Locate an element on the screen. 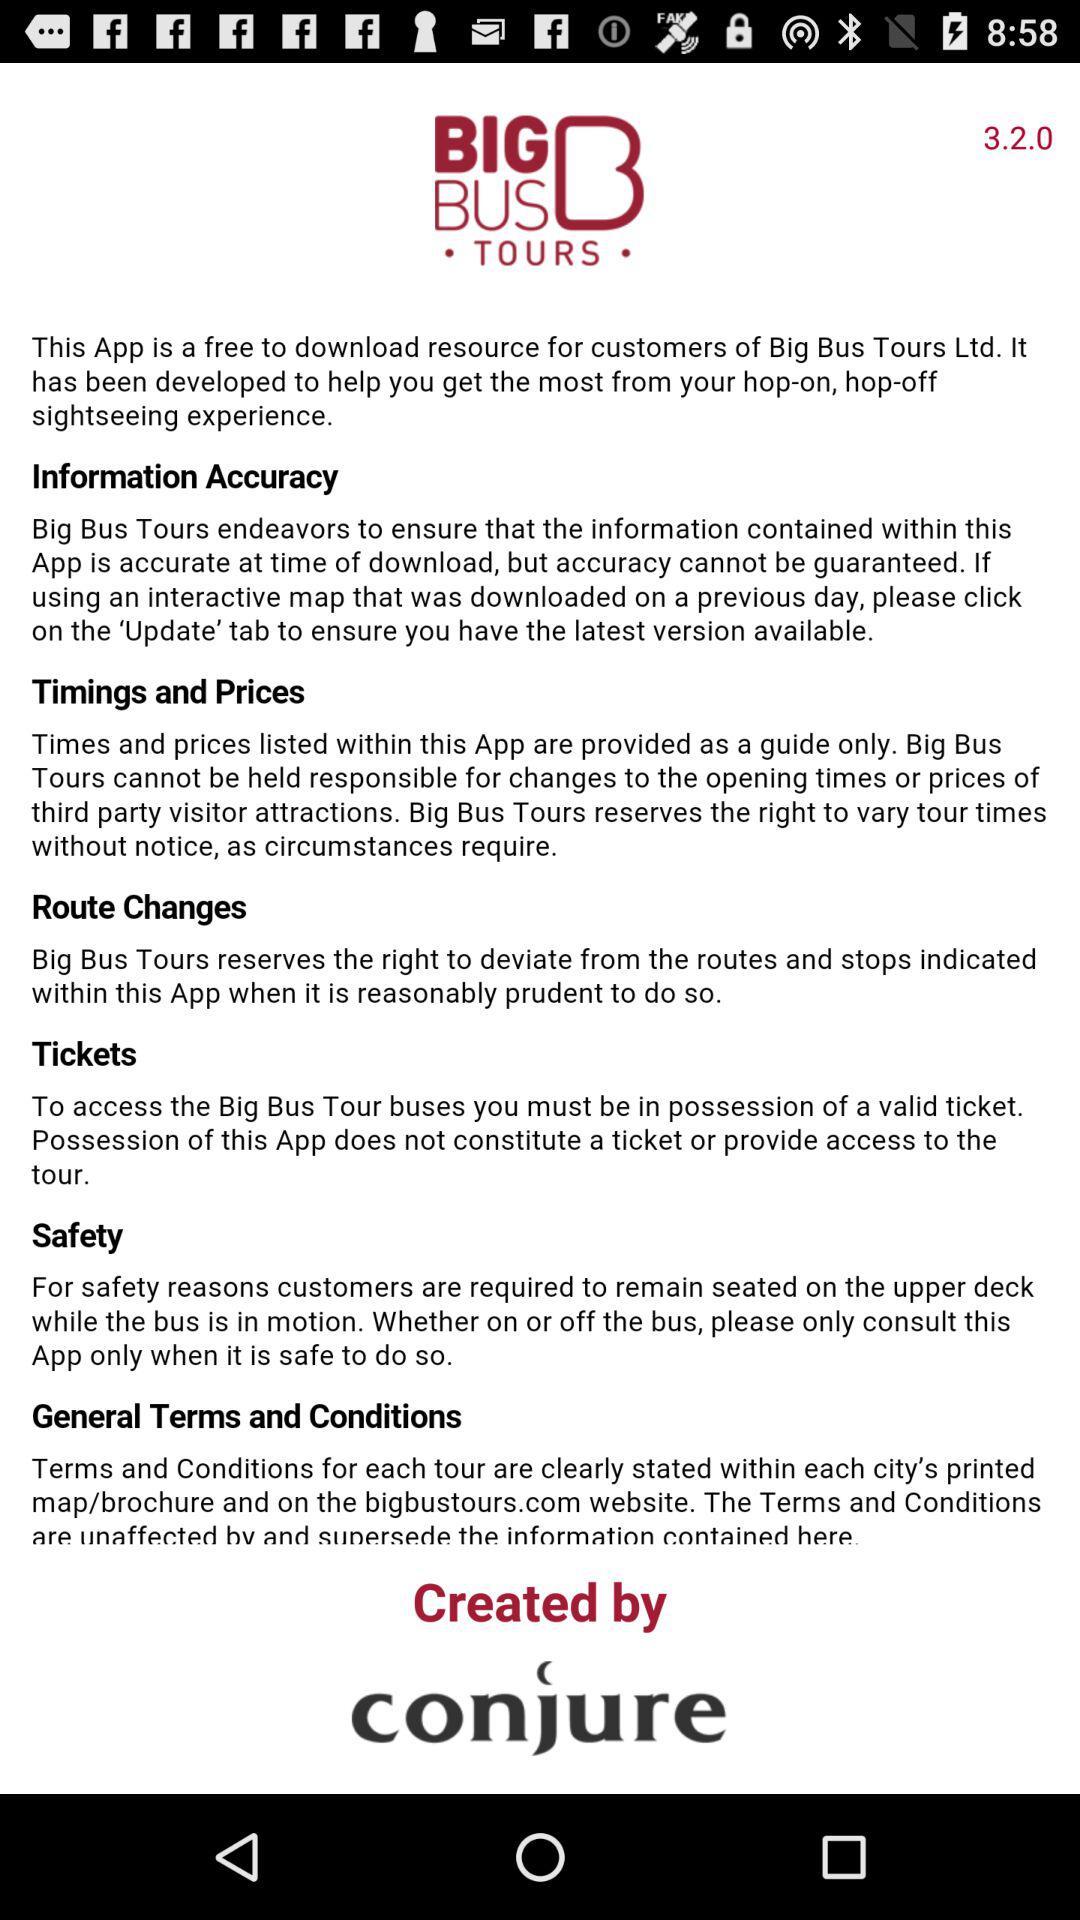 The width and height of the screenshot is (1080, 1920). link to creator is located at coordinates (538, 1707).